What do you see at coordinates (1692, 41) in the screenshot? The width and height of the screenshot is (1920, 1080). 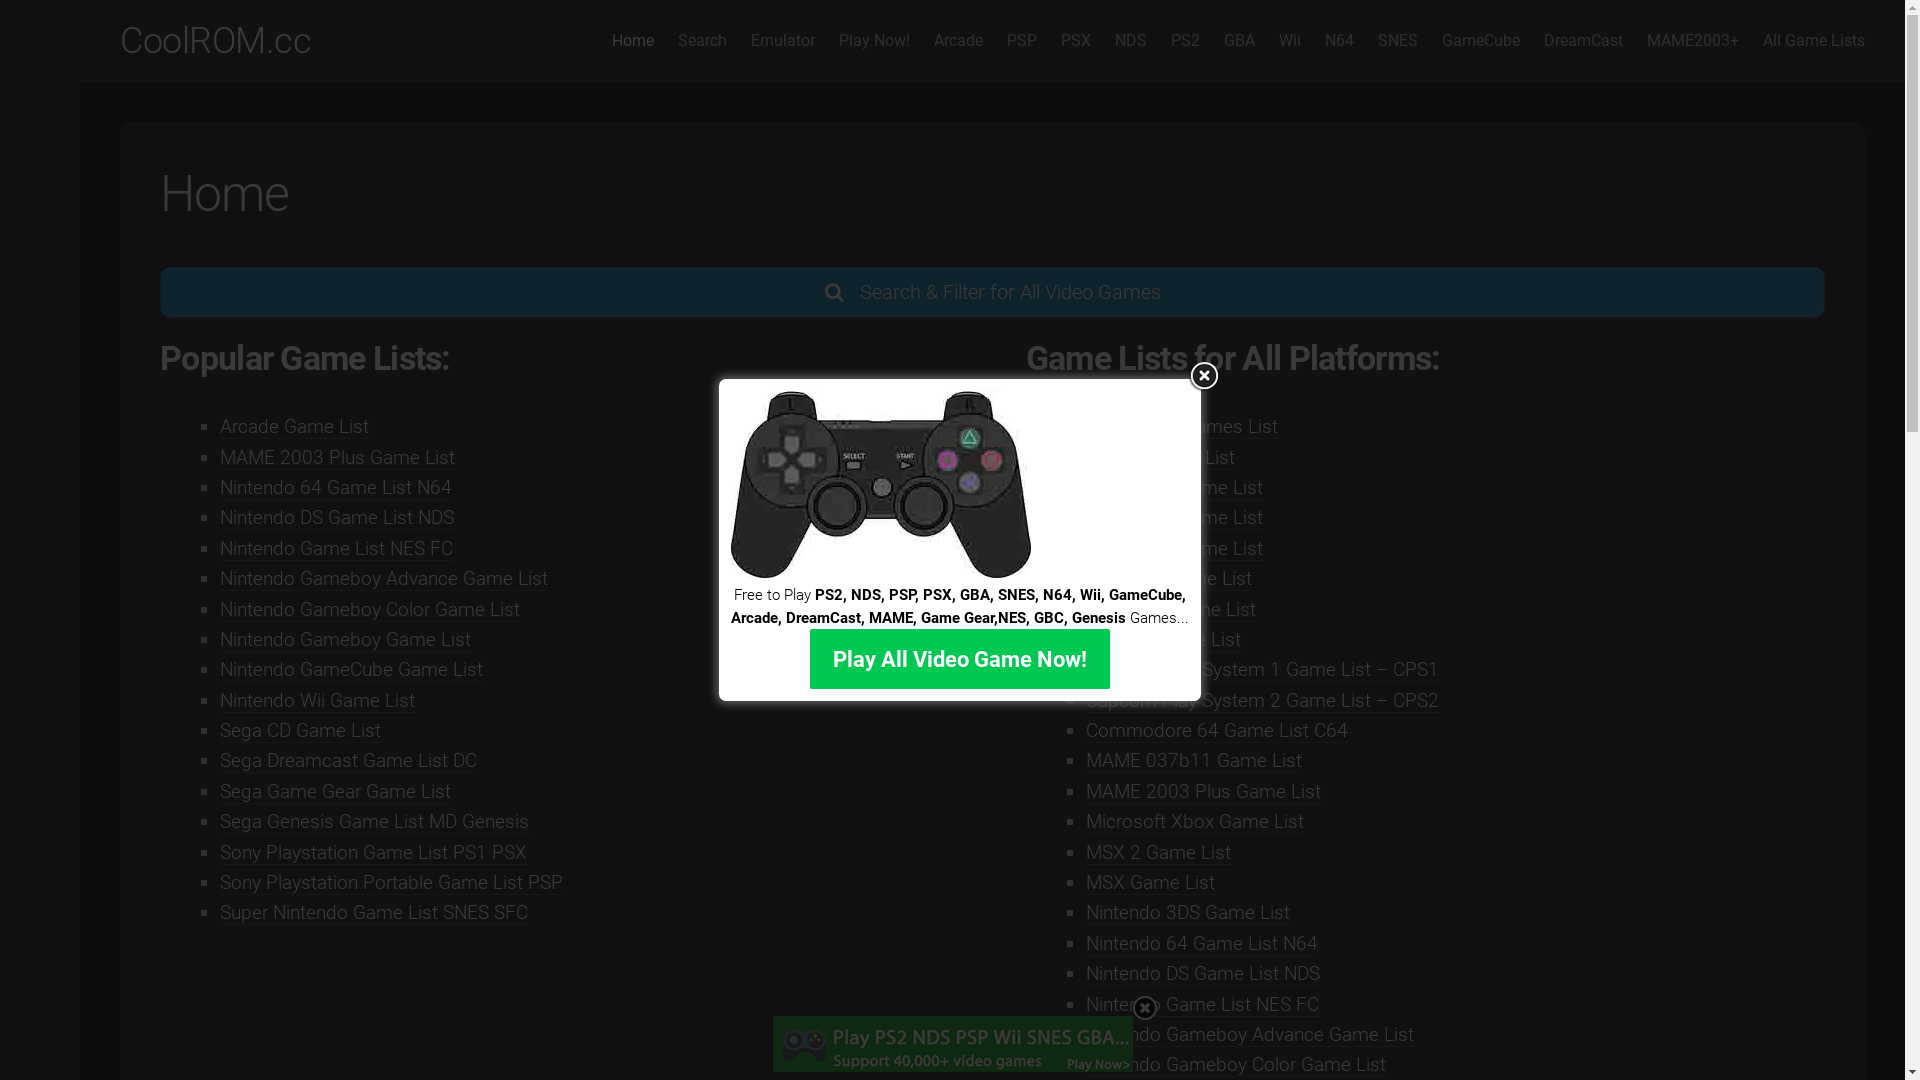 I see `'MAME2003+'` at bounding box center [1692, 41].